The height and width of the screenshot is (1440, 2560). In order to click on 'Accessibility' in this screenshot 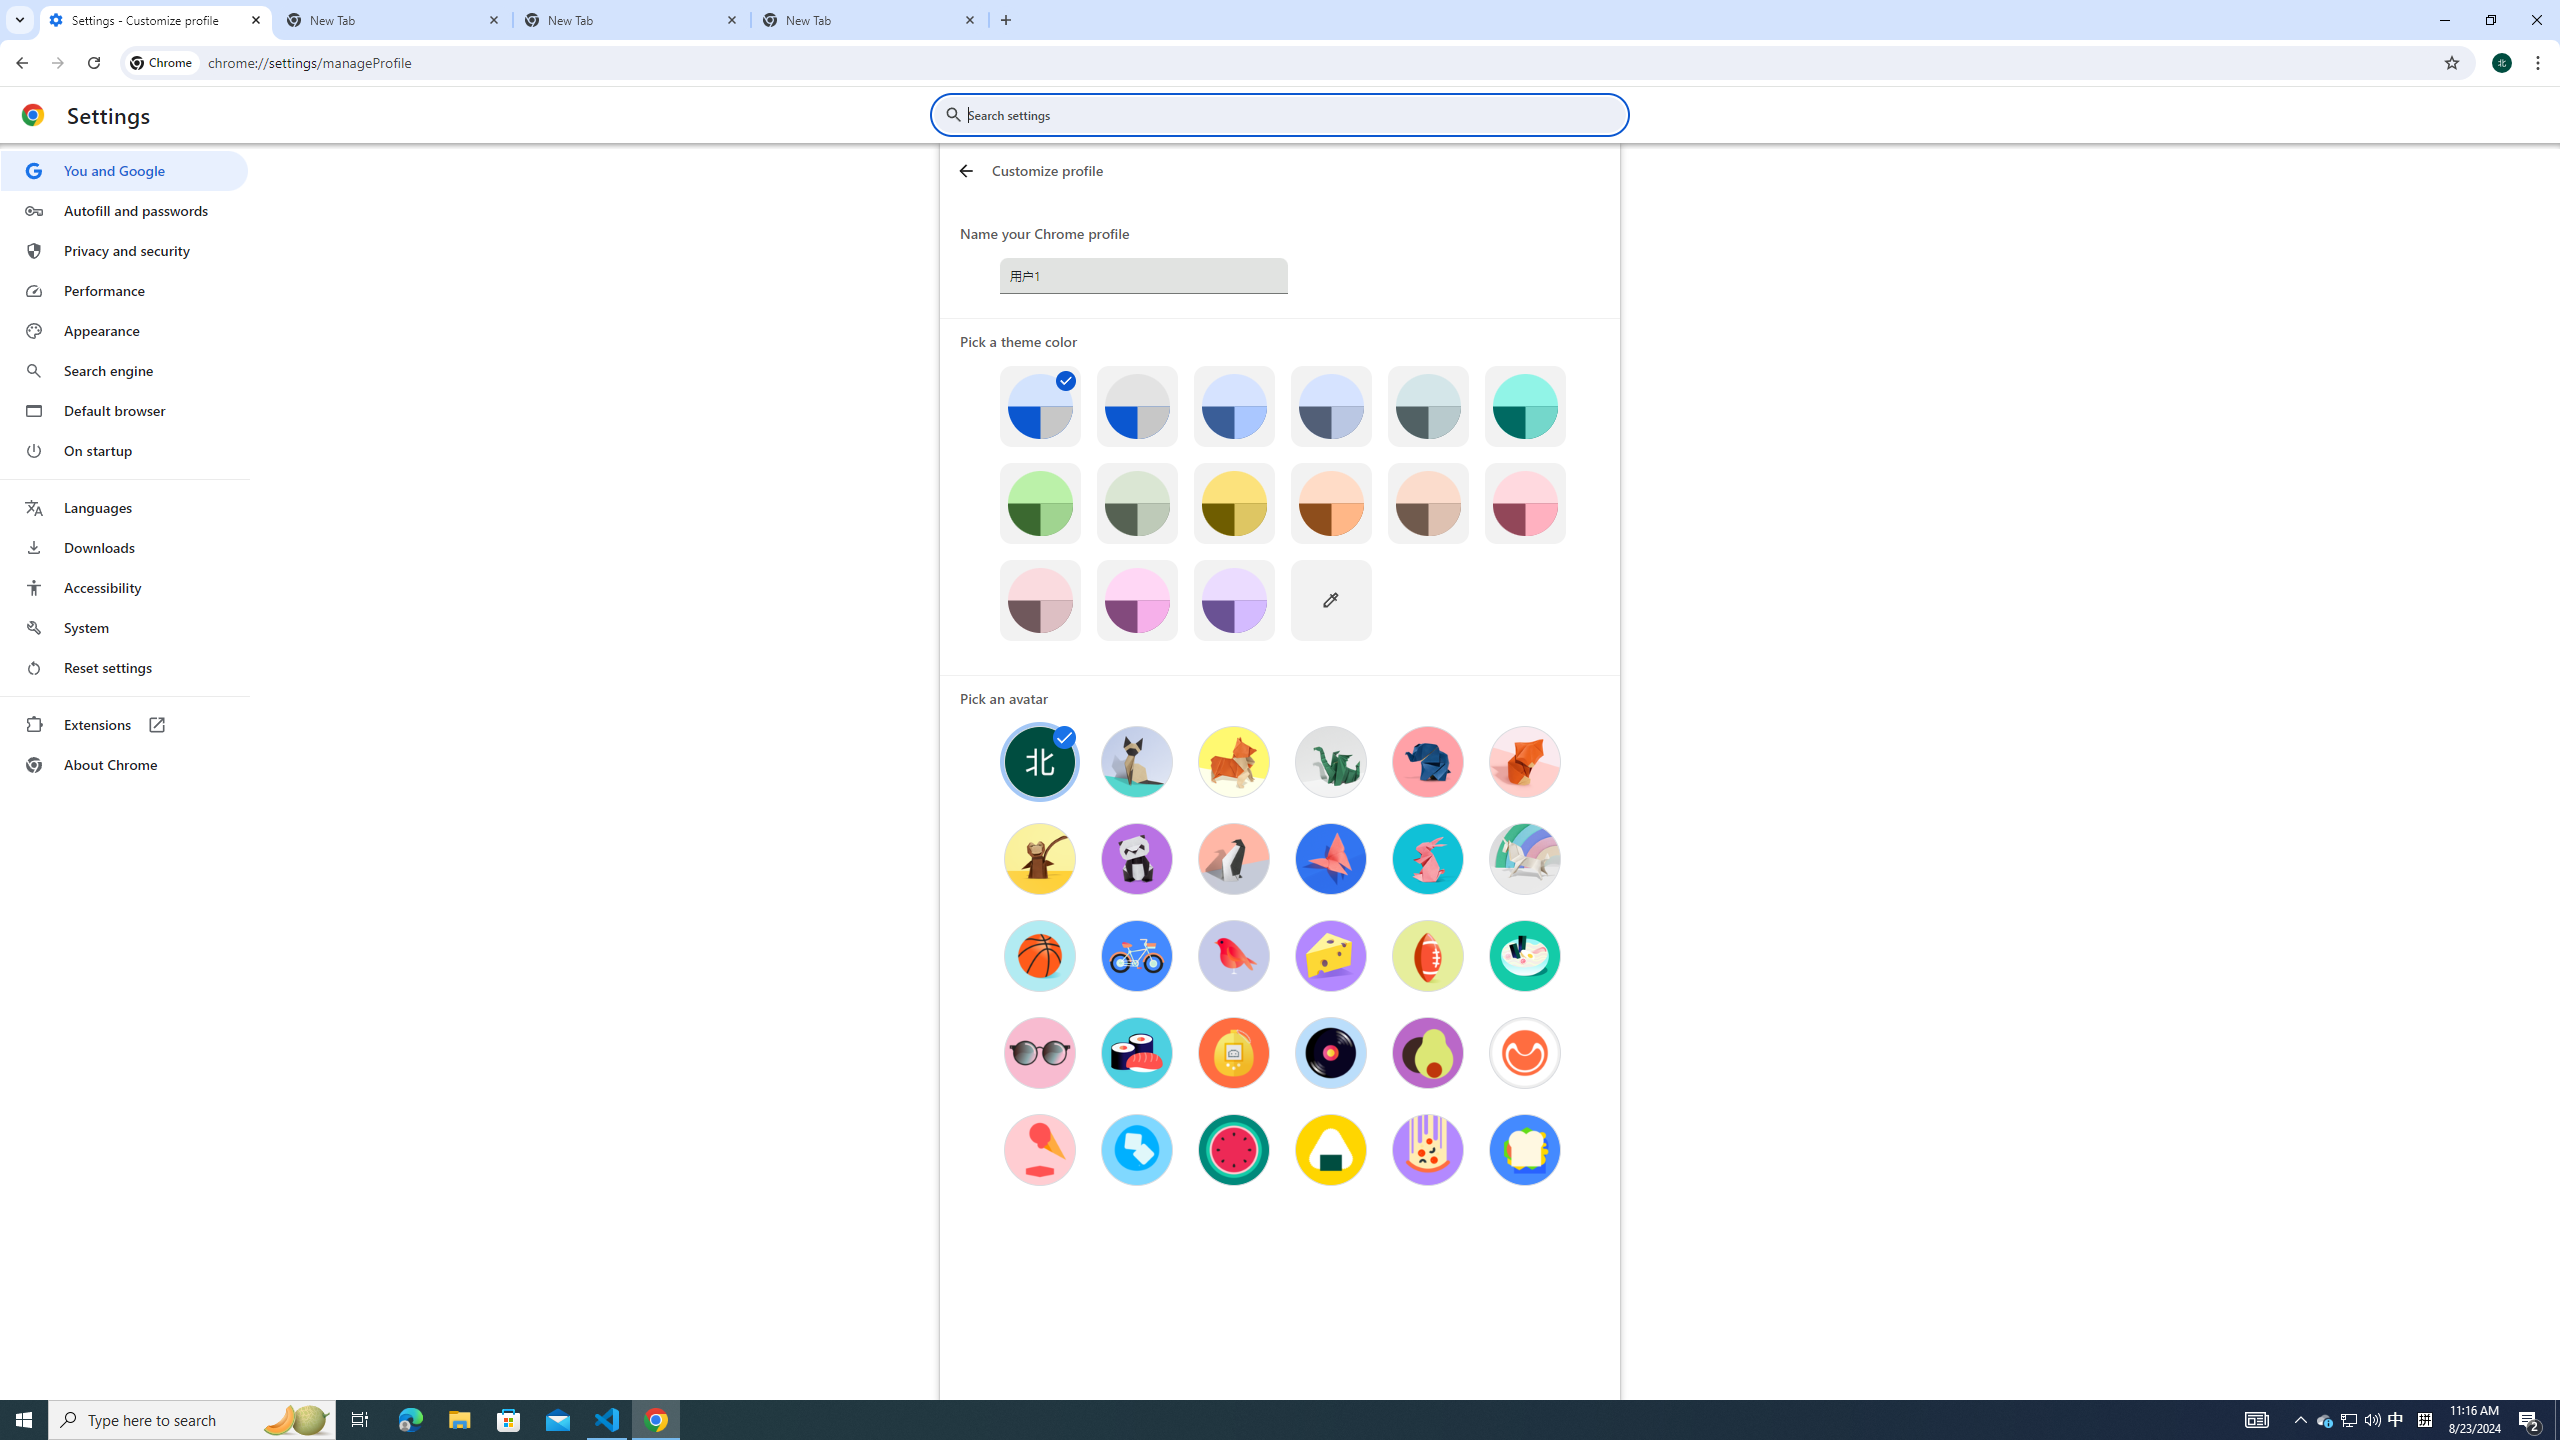, I will do `click(123, 586)`.